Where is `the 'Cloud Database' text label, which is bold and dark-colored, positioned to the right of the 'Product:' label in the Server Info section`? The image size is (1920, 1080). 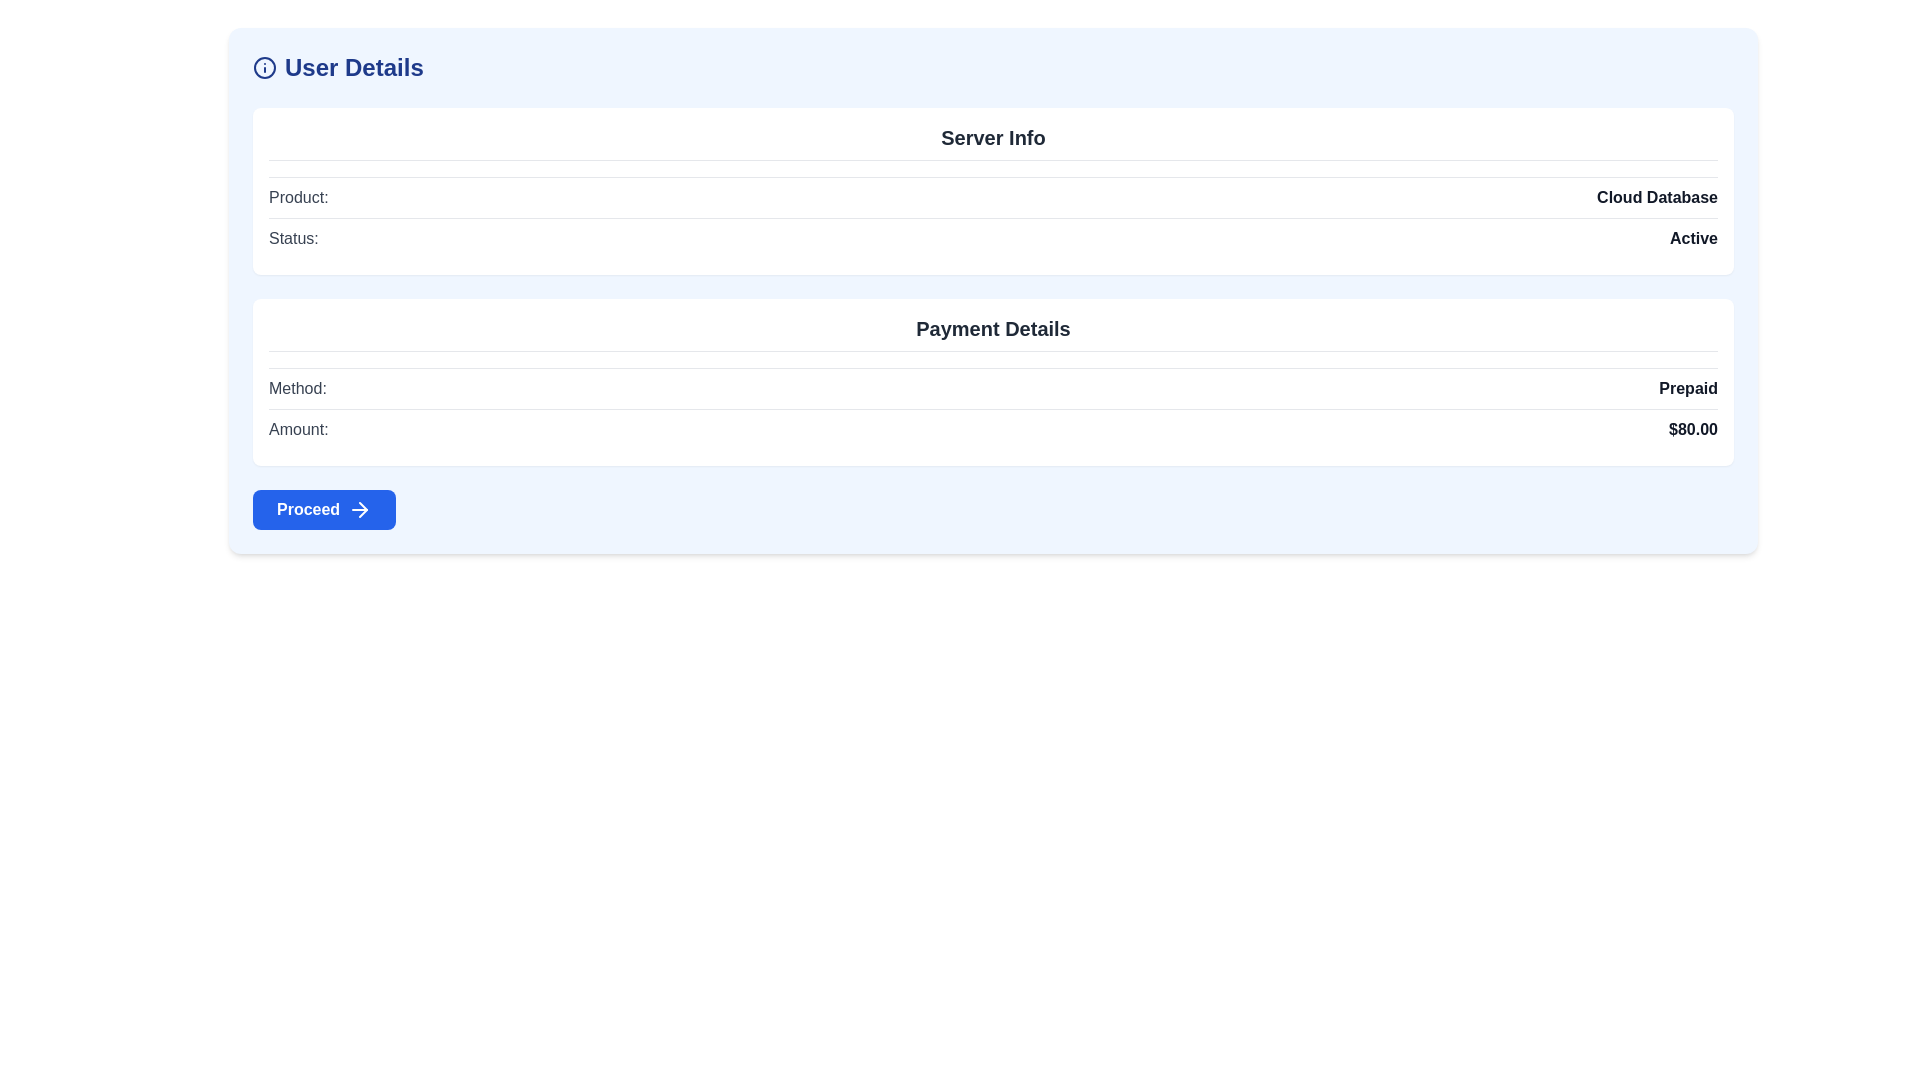
the 'Cloud Database' text label, which is bold and dark-colored, positioned to the right of the 'Product:' label in the Server Info section is located at coordinates (1657, 197).